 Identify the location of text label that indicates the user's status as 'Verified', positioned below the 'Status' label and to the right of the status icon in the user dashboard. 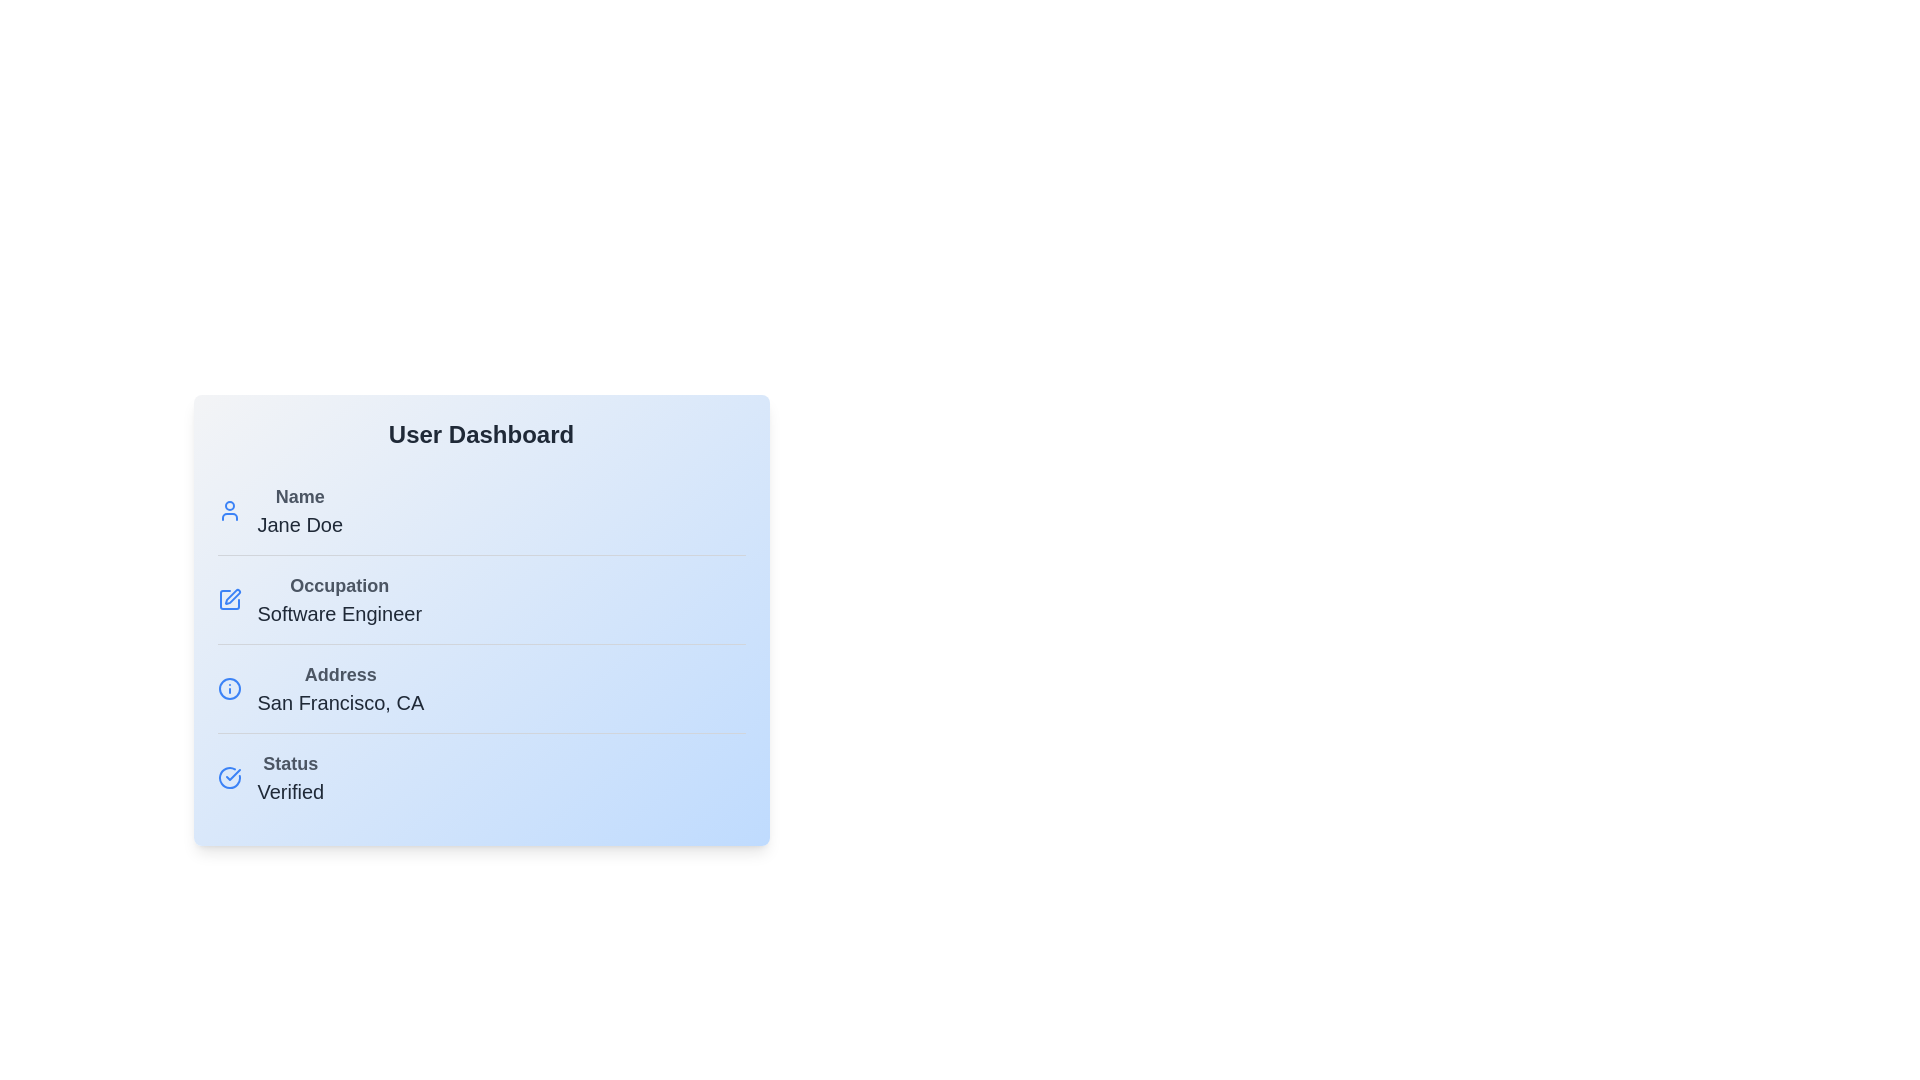
(289, 790).